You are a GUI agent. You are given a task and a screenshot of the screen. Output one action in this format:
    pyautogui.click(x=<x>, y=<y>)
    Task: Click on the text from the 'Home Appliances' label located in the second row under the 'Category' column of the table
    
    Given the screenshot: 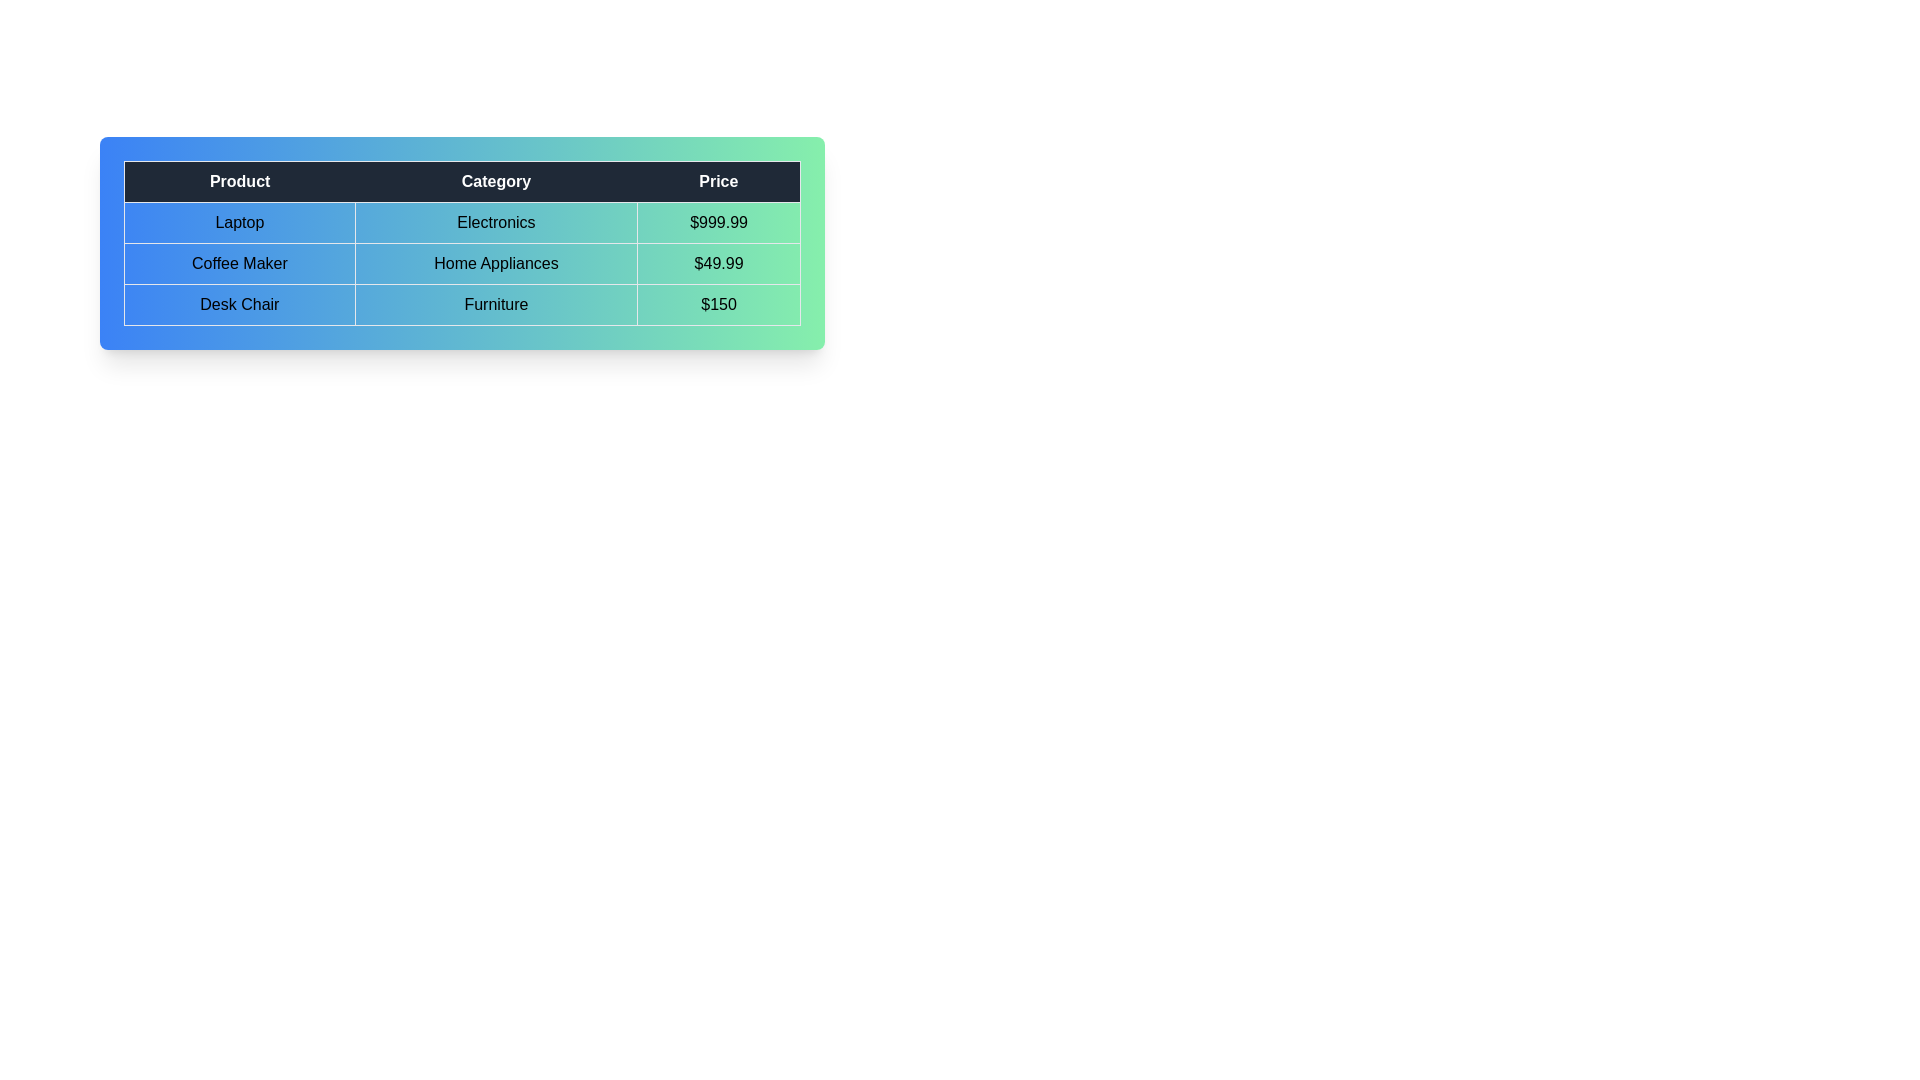 What is the action you would take?
    pyautogui.click(x=496, y=262)
    